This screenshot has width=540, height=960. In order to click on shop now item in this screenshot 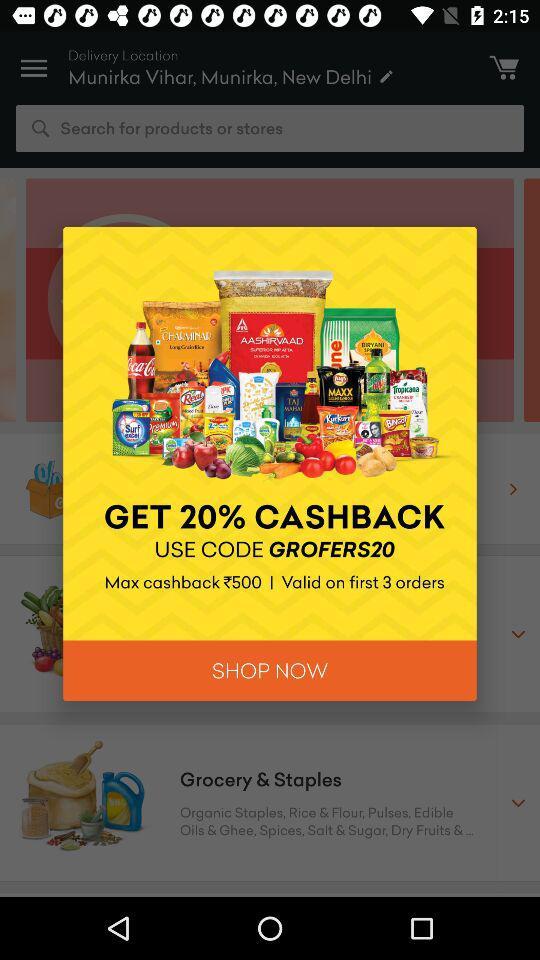, I will do `click(270, 670)`.